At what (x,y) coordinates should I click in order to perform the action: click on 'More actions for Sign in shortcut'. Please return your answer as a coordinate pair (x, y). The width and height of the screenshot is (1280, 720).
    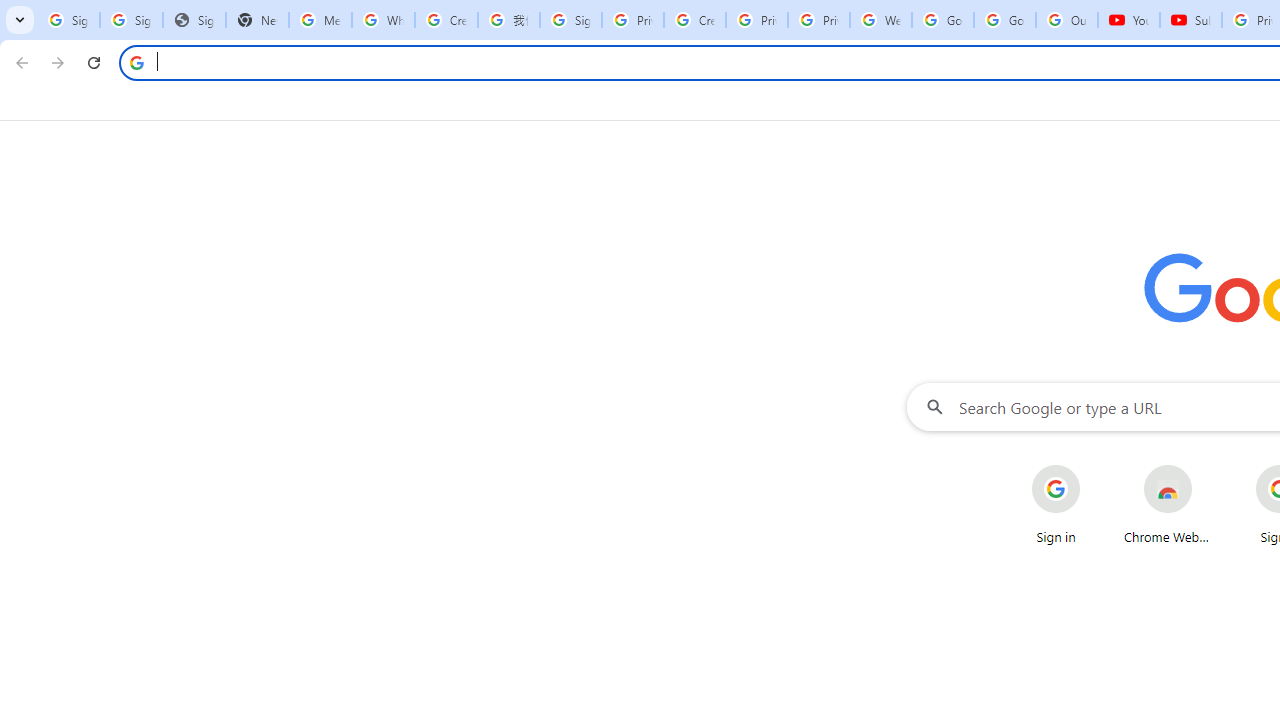
    Looking at the image, I should click on (1094, 466).